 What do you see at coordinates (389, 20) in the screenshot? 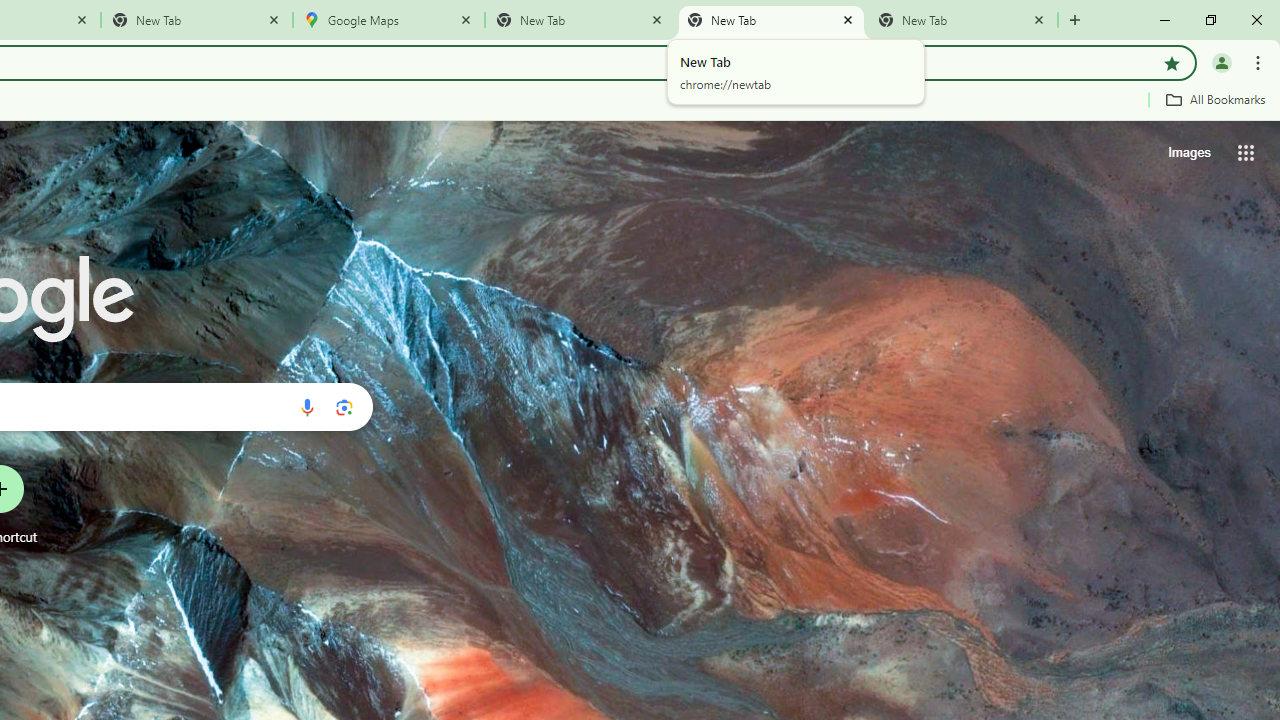
I see `'Google Maps'` at bounding box center [389, 20].